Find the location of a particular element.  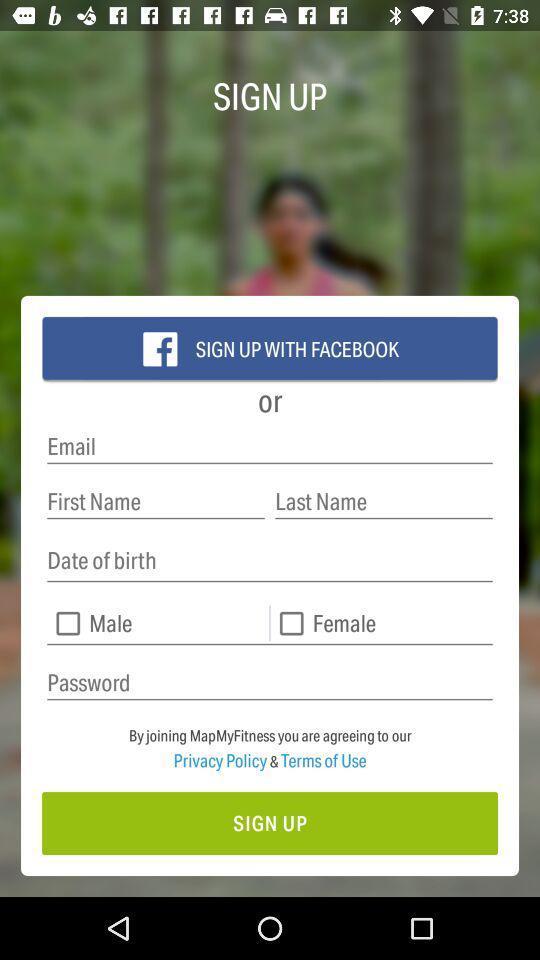

a password is located at coordinates (270, 683).